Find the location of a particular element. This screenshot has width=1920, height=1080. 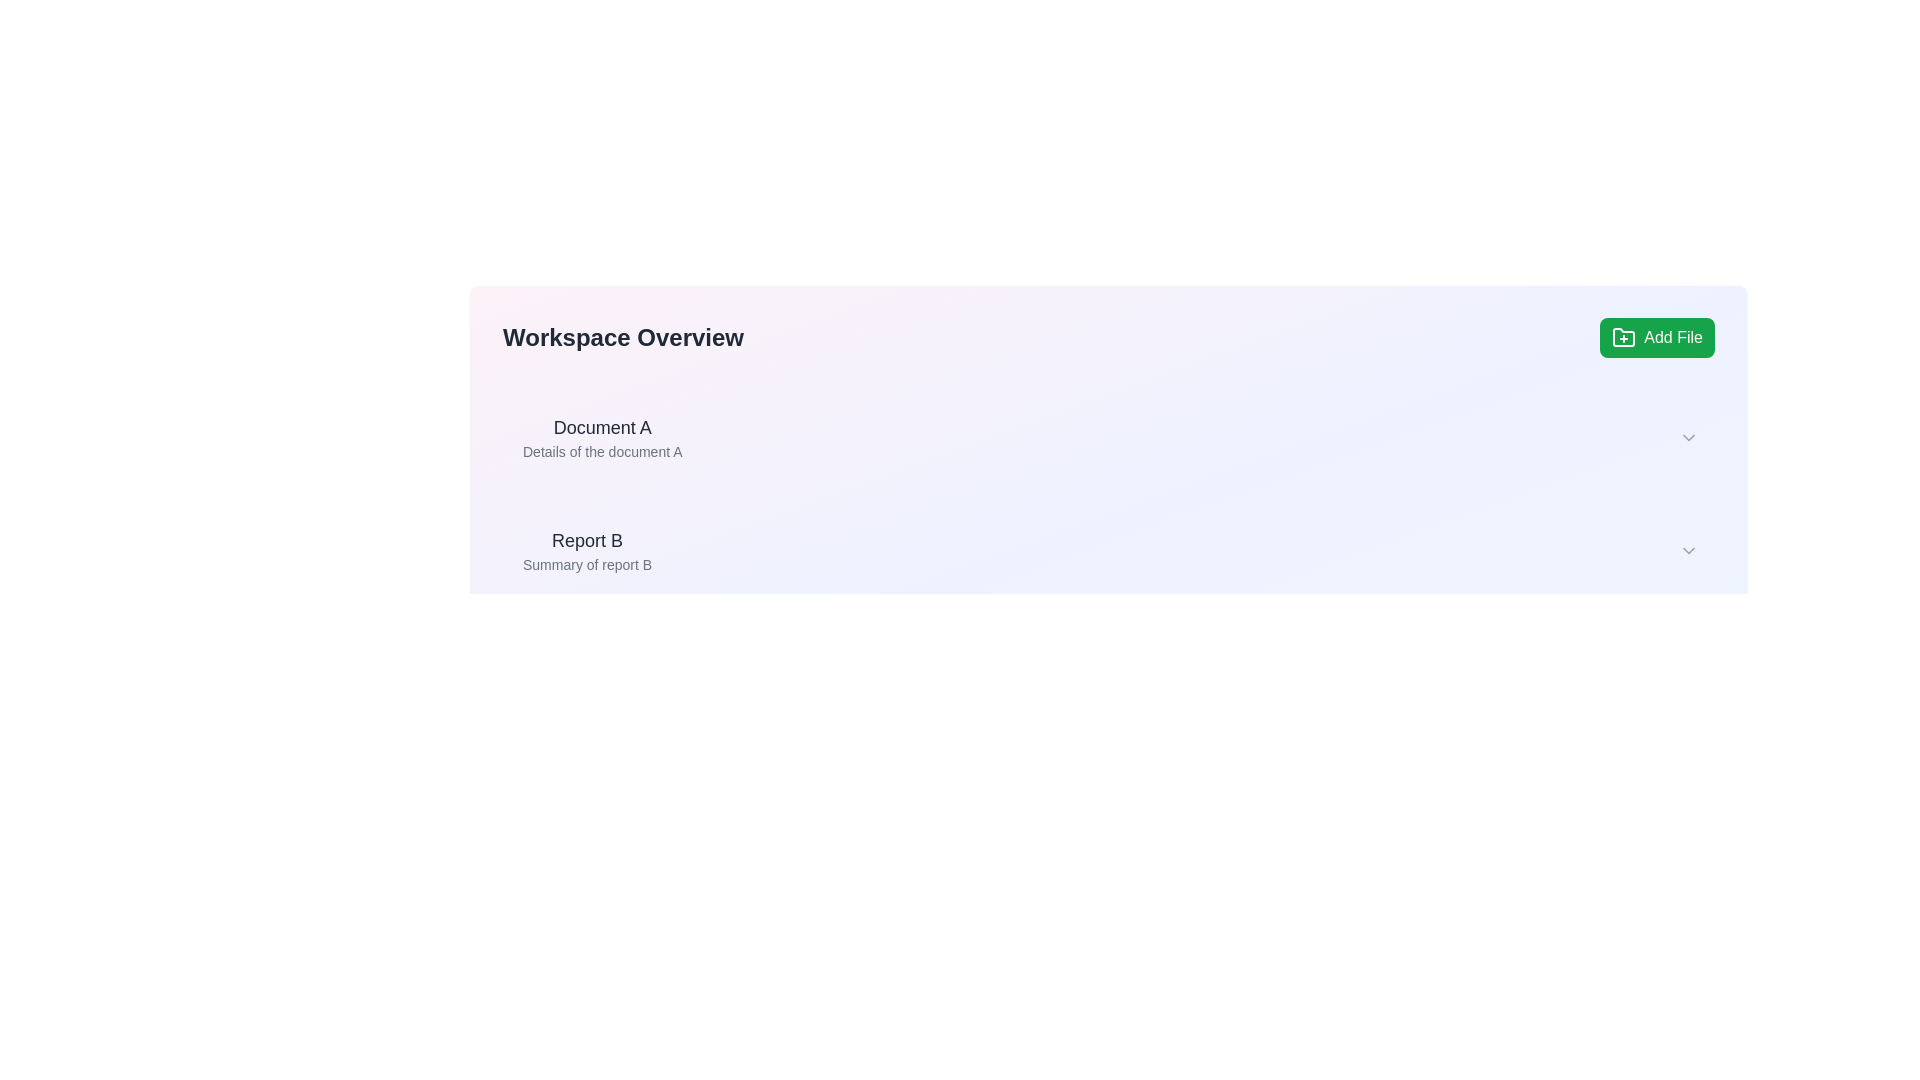

the green folder icon with a plus symbol, which is the body component located on the 'Add File' button in the top-right section of the interface is located at coordinates (1624, 336).